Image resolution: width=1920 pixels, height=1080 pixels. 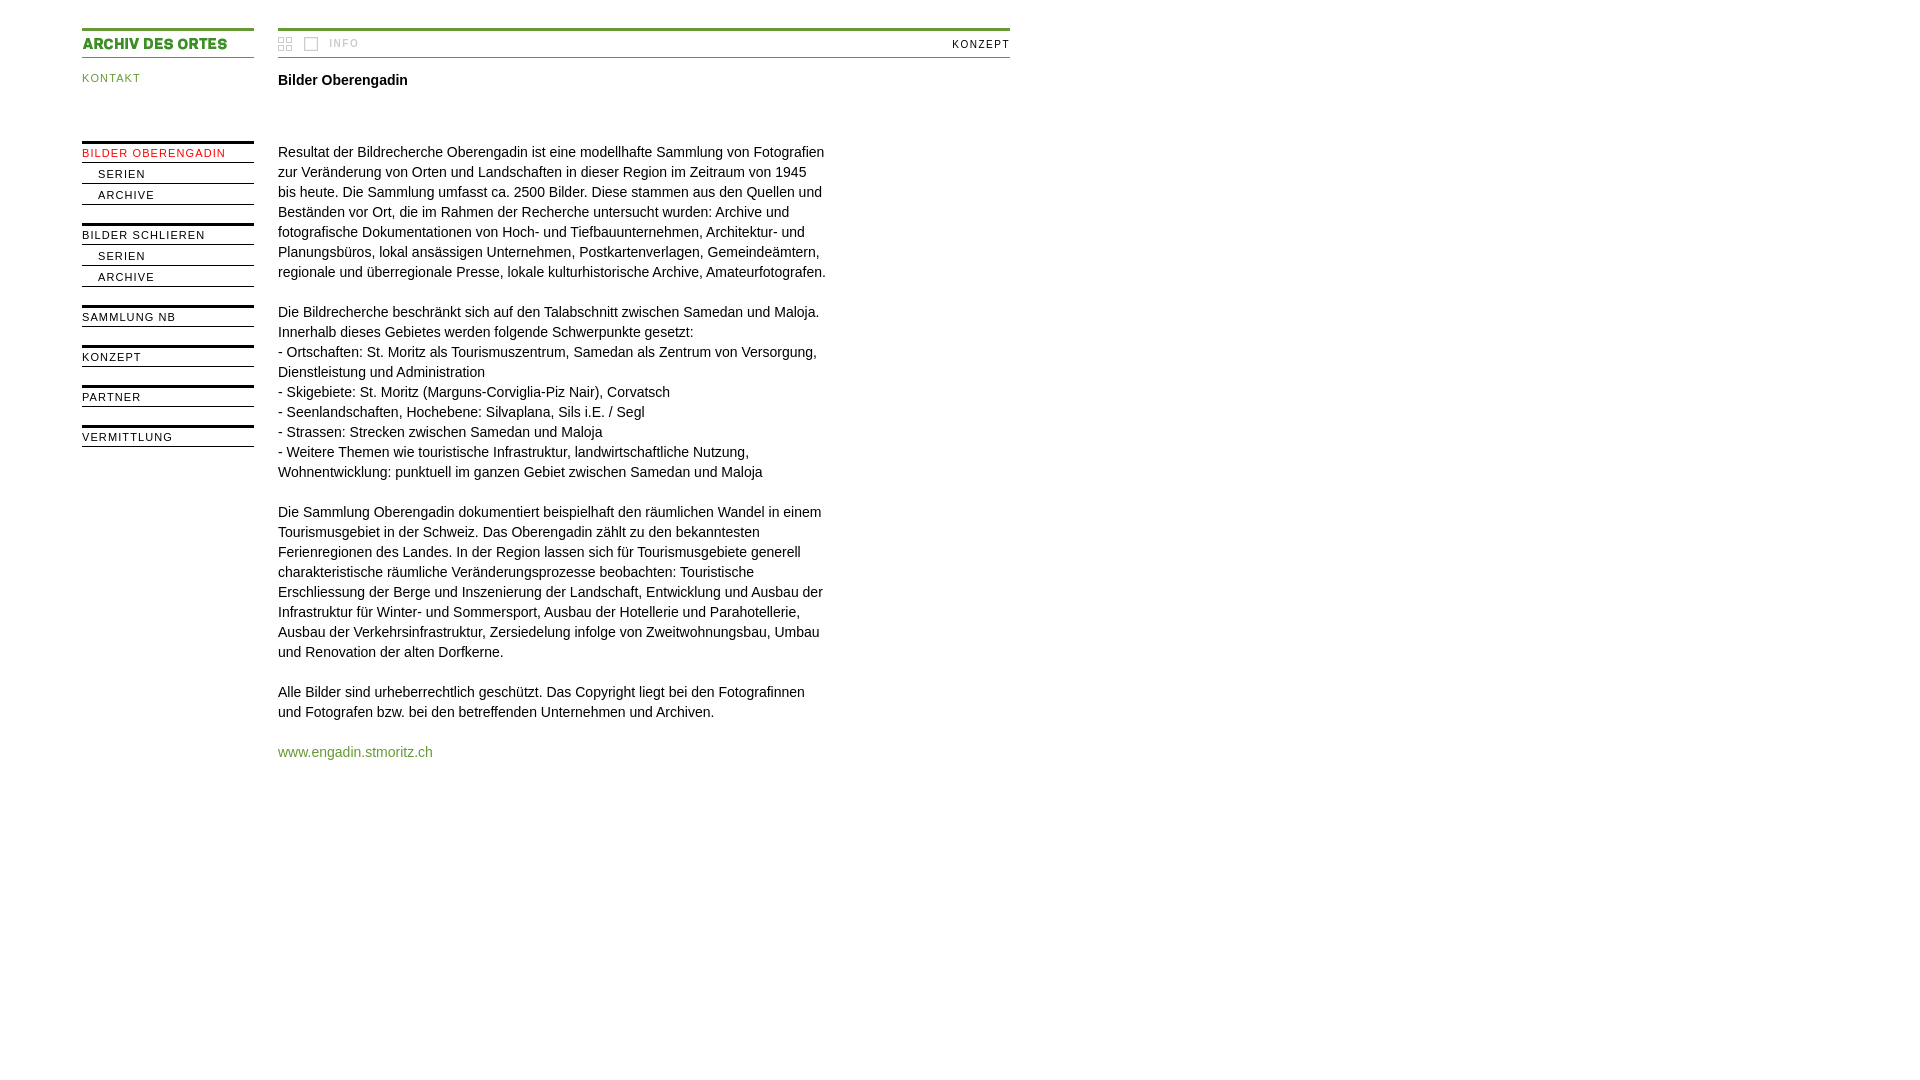 I want to click on 'ARCHIVE', so click(x=125, y=277).